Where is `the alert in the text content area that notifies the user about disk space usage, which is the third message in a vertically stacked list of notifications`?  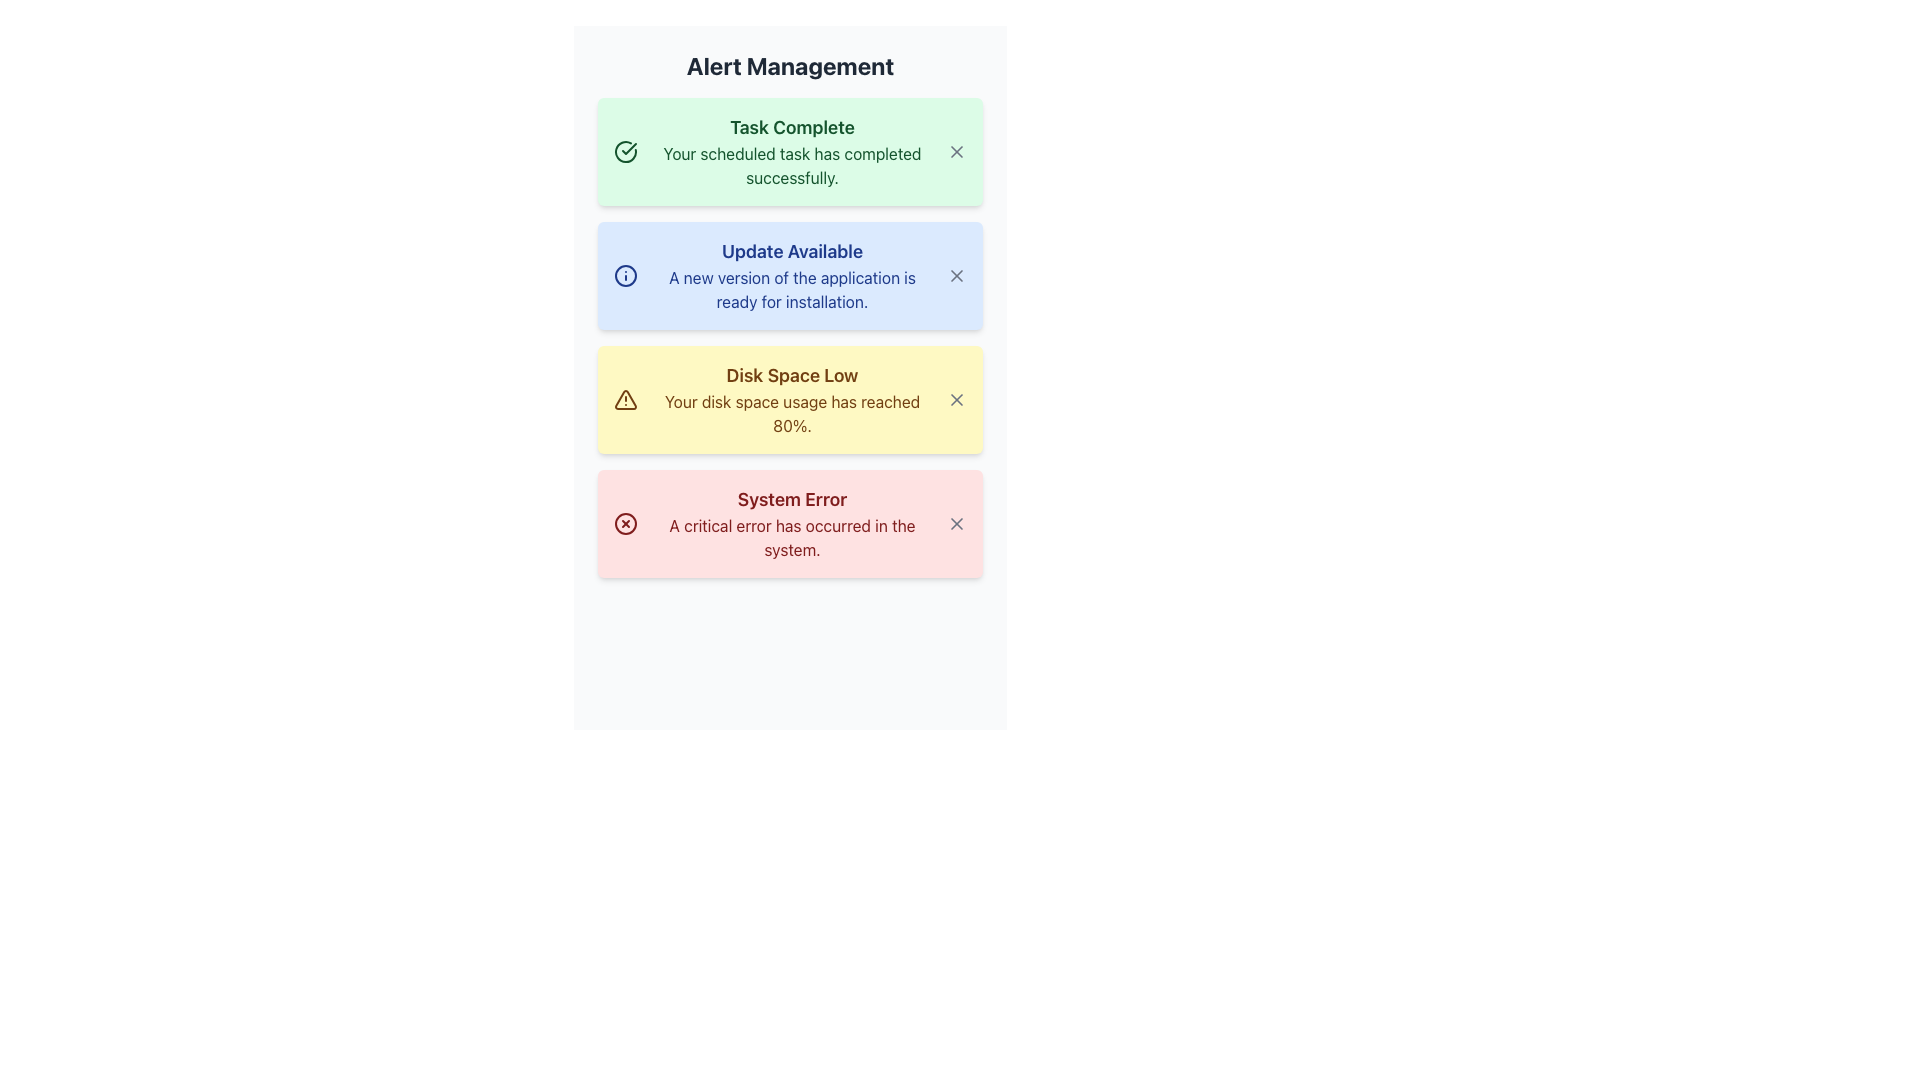 the alert in the text content area that notifies the user about disk space usage, which is the third message in a vertically stacked list of notifications is located at coordinates (791, 400).